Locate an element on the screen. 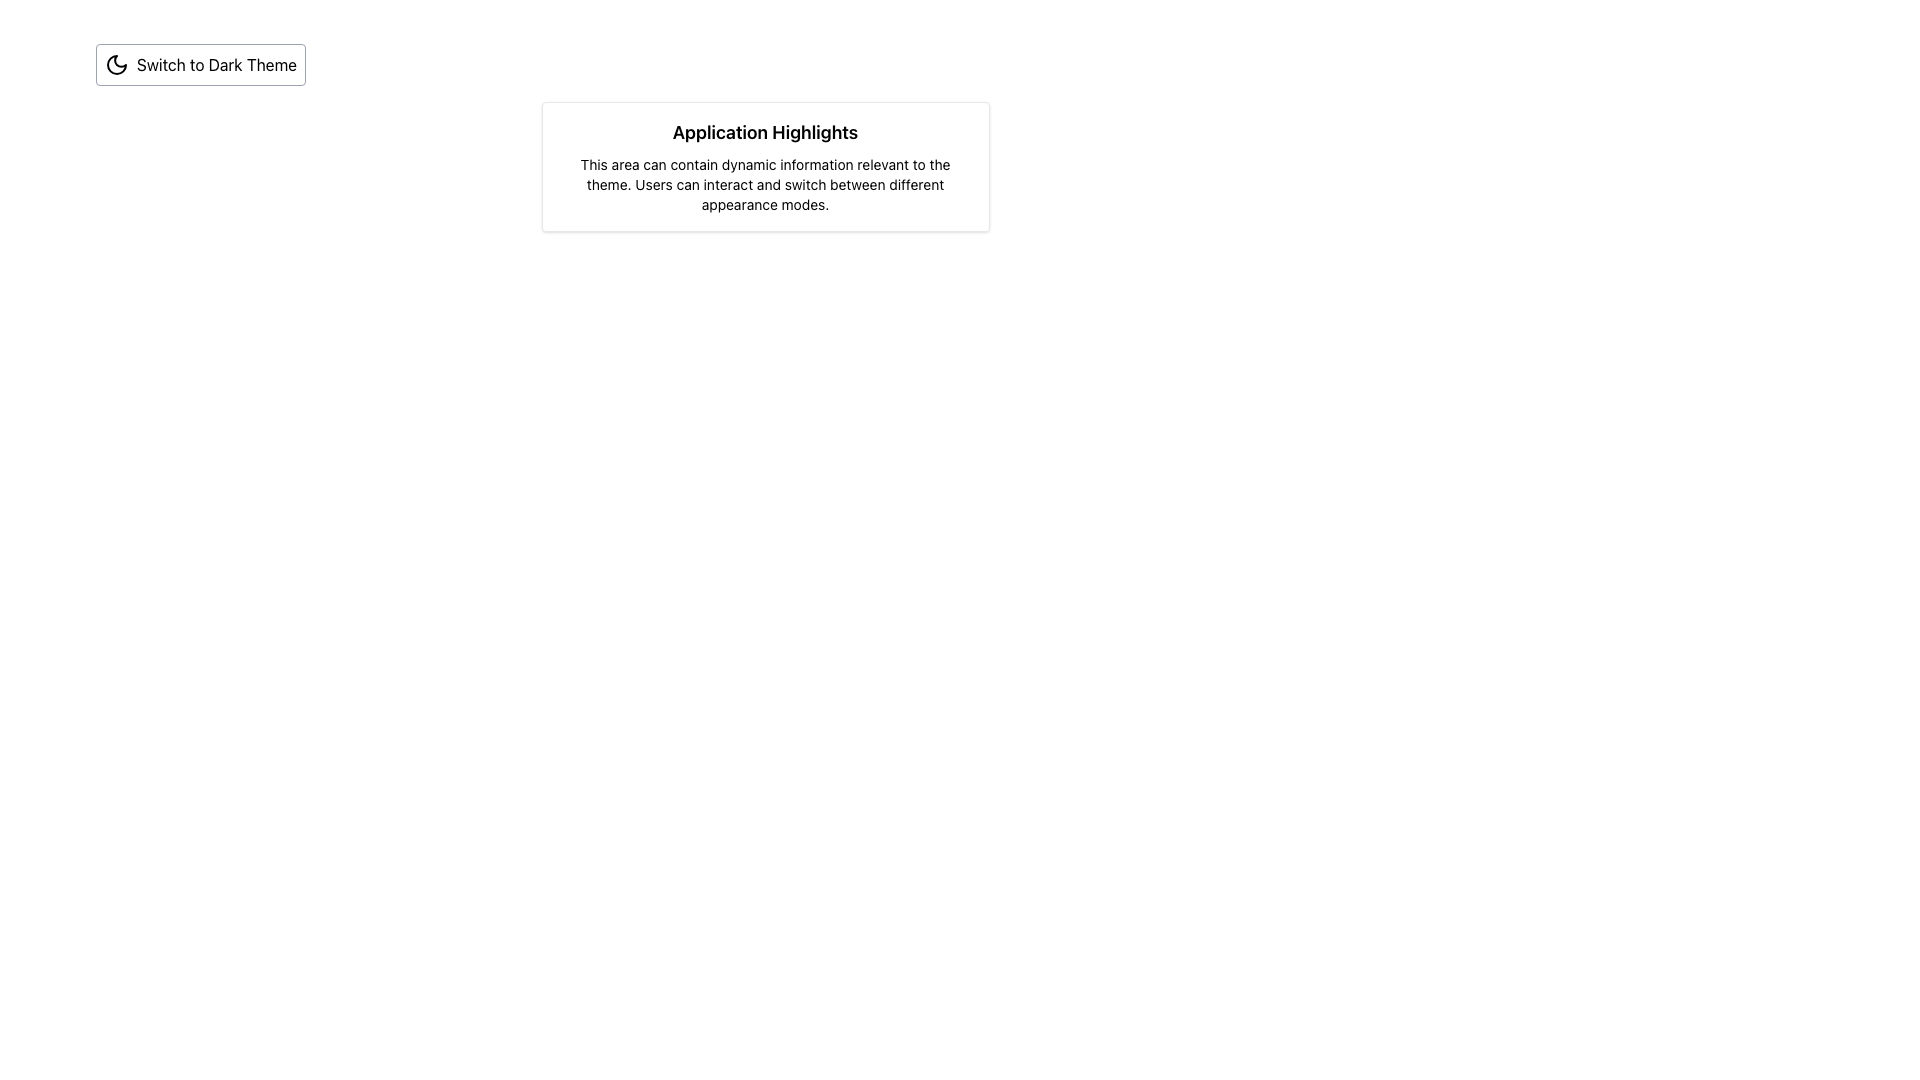 This screenshot has width=1920, height=1080. the text within the non-interactive informational Text Block positioned below the heading 'Application Highlights' is located at coordinates (764, 185).